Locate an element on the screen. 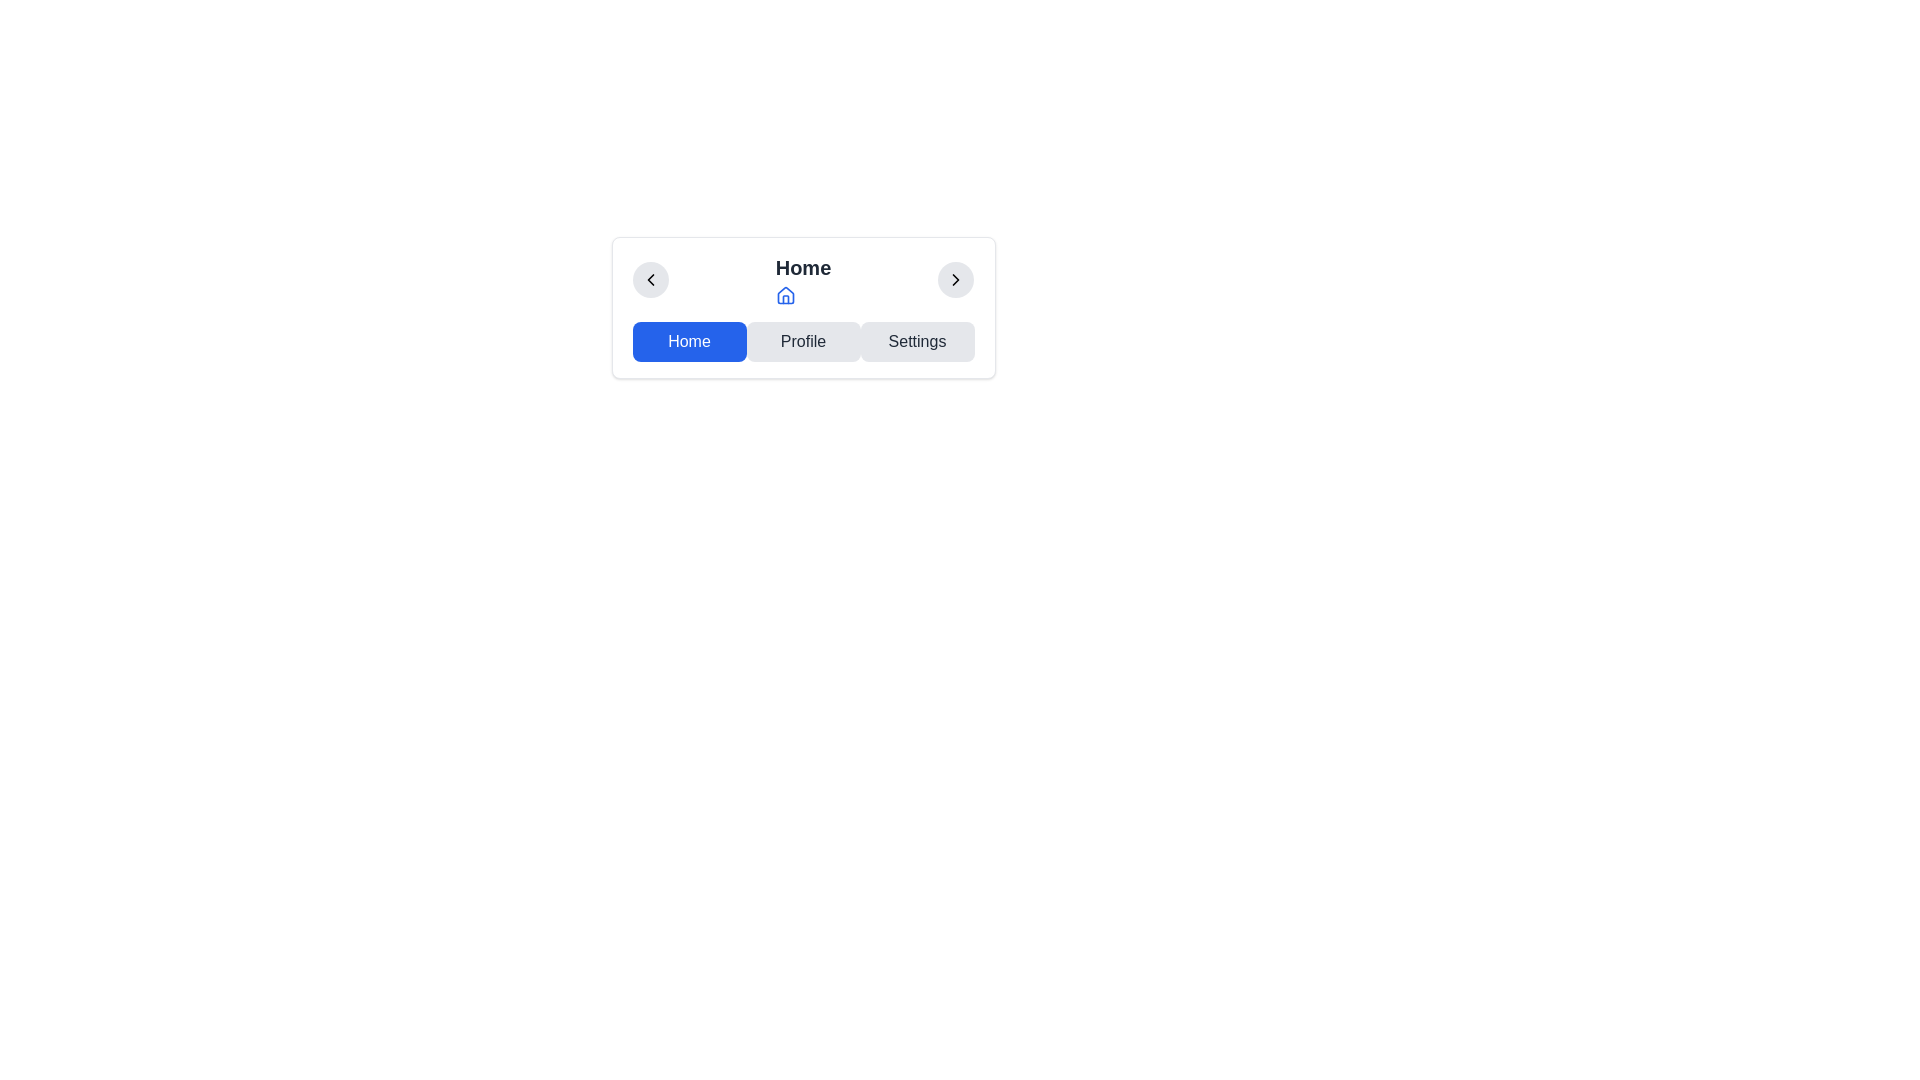  the 'Settings' button, which is a rectangular button with a gray background and black text is located at coordinates (916, 341).